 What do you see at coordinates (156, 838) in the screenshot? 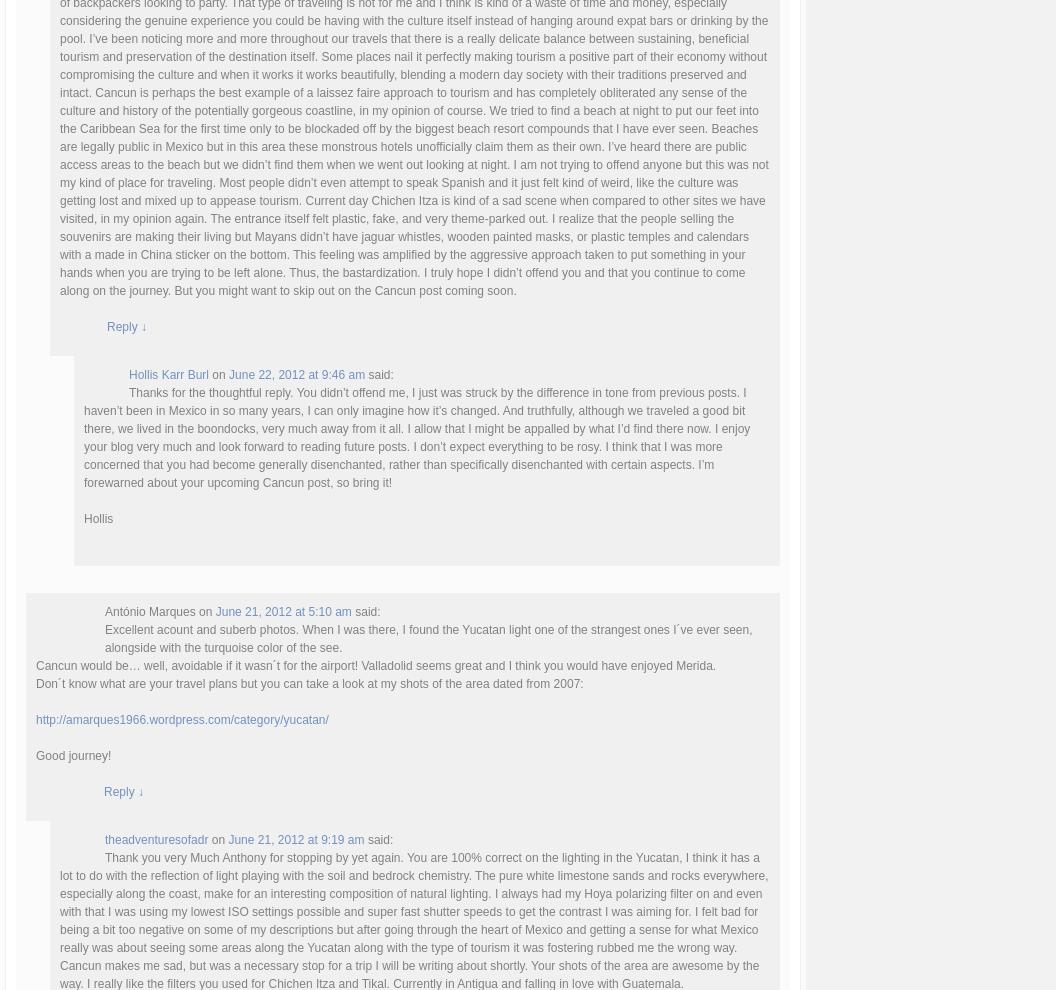
I see `'theadventuresofadr'` at bounding box center [156, 838].